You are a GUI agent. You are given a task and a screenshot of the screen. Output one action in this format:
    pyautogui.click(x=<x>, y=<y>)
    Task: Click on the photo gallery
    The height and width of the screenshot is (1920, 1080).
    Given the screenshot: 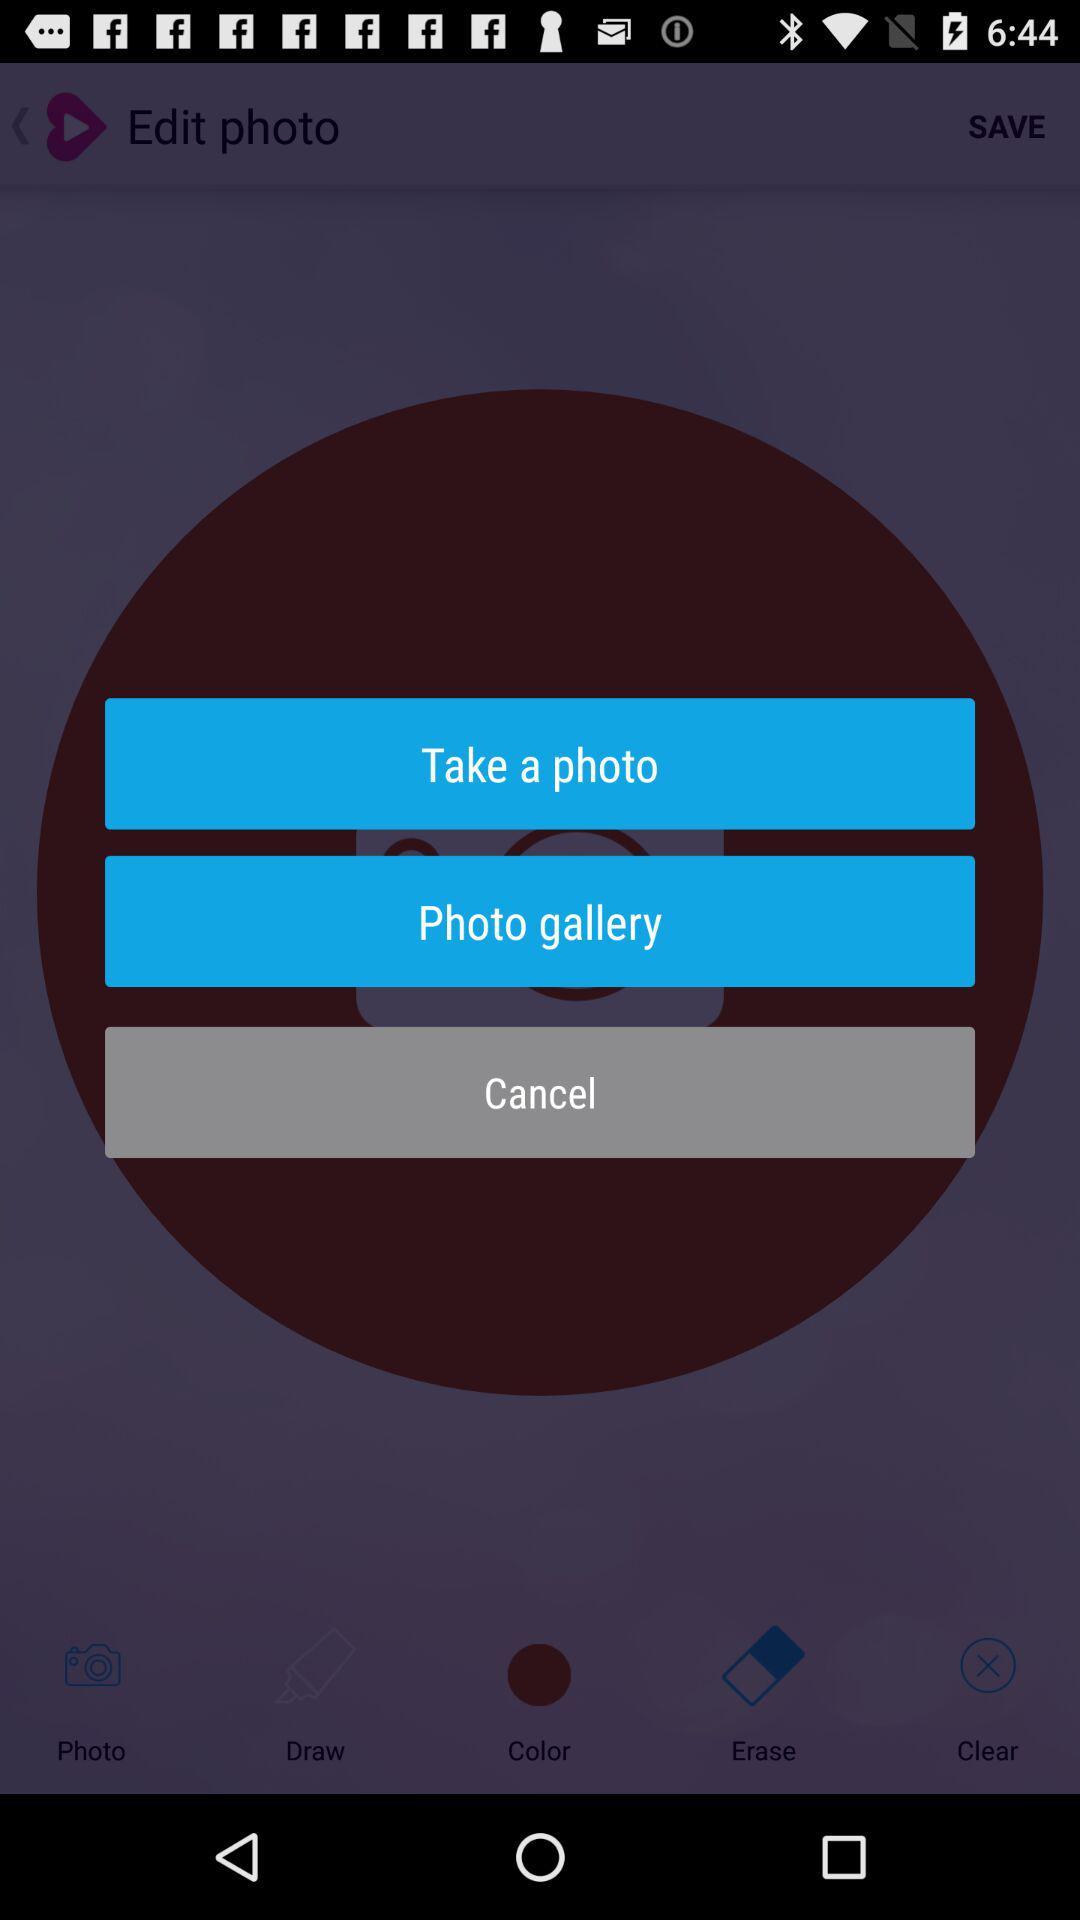 What is the action you would take?
    pyautogui.click(x=540, y=920)
    